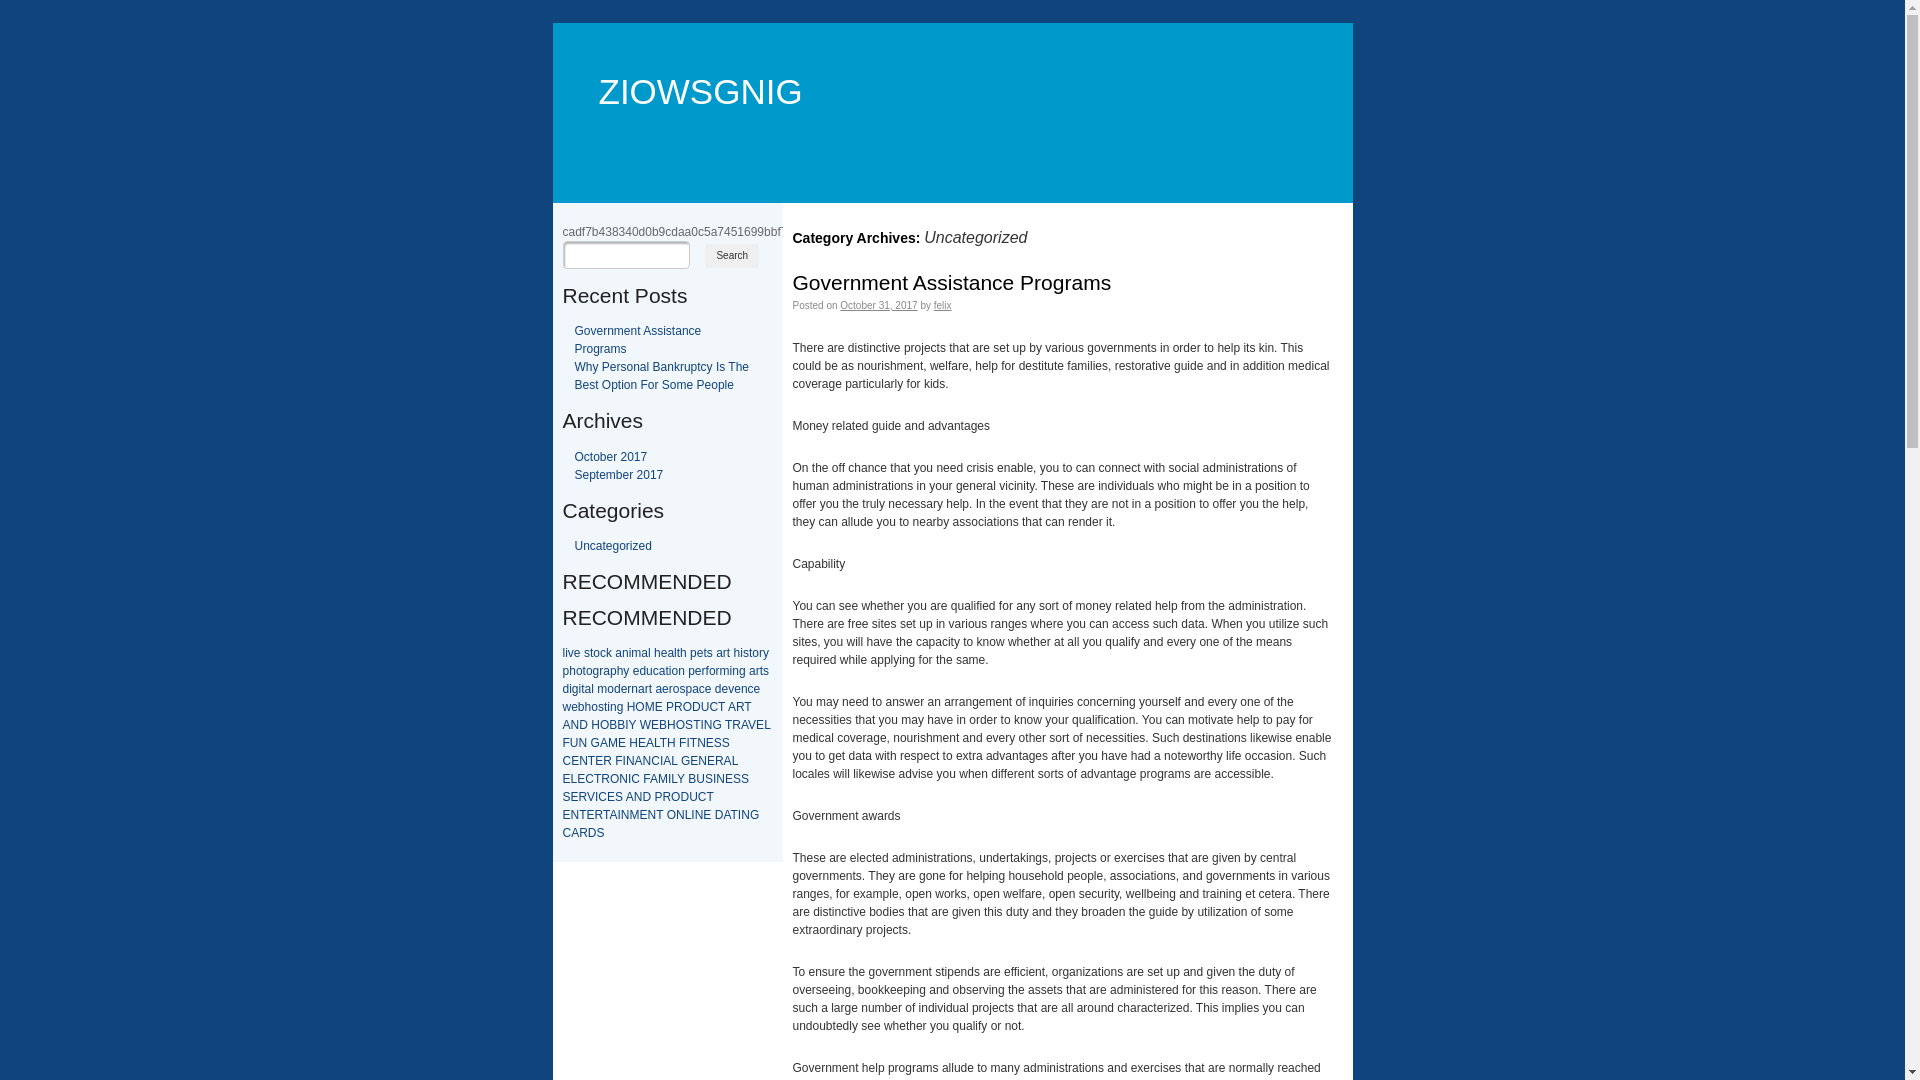 The width and height of the screenshot is (1920, 1080). What do you see at coordinates (643, 814) in the screenshot?
I see `'E'` at bounding box center [643, 814].